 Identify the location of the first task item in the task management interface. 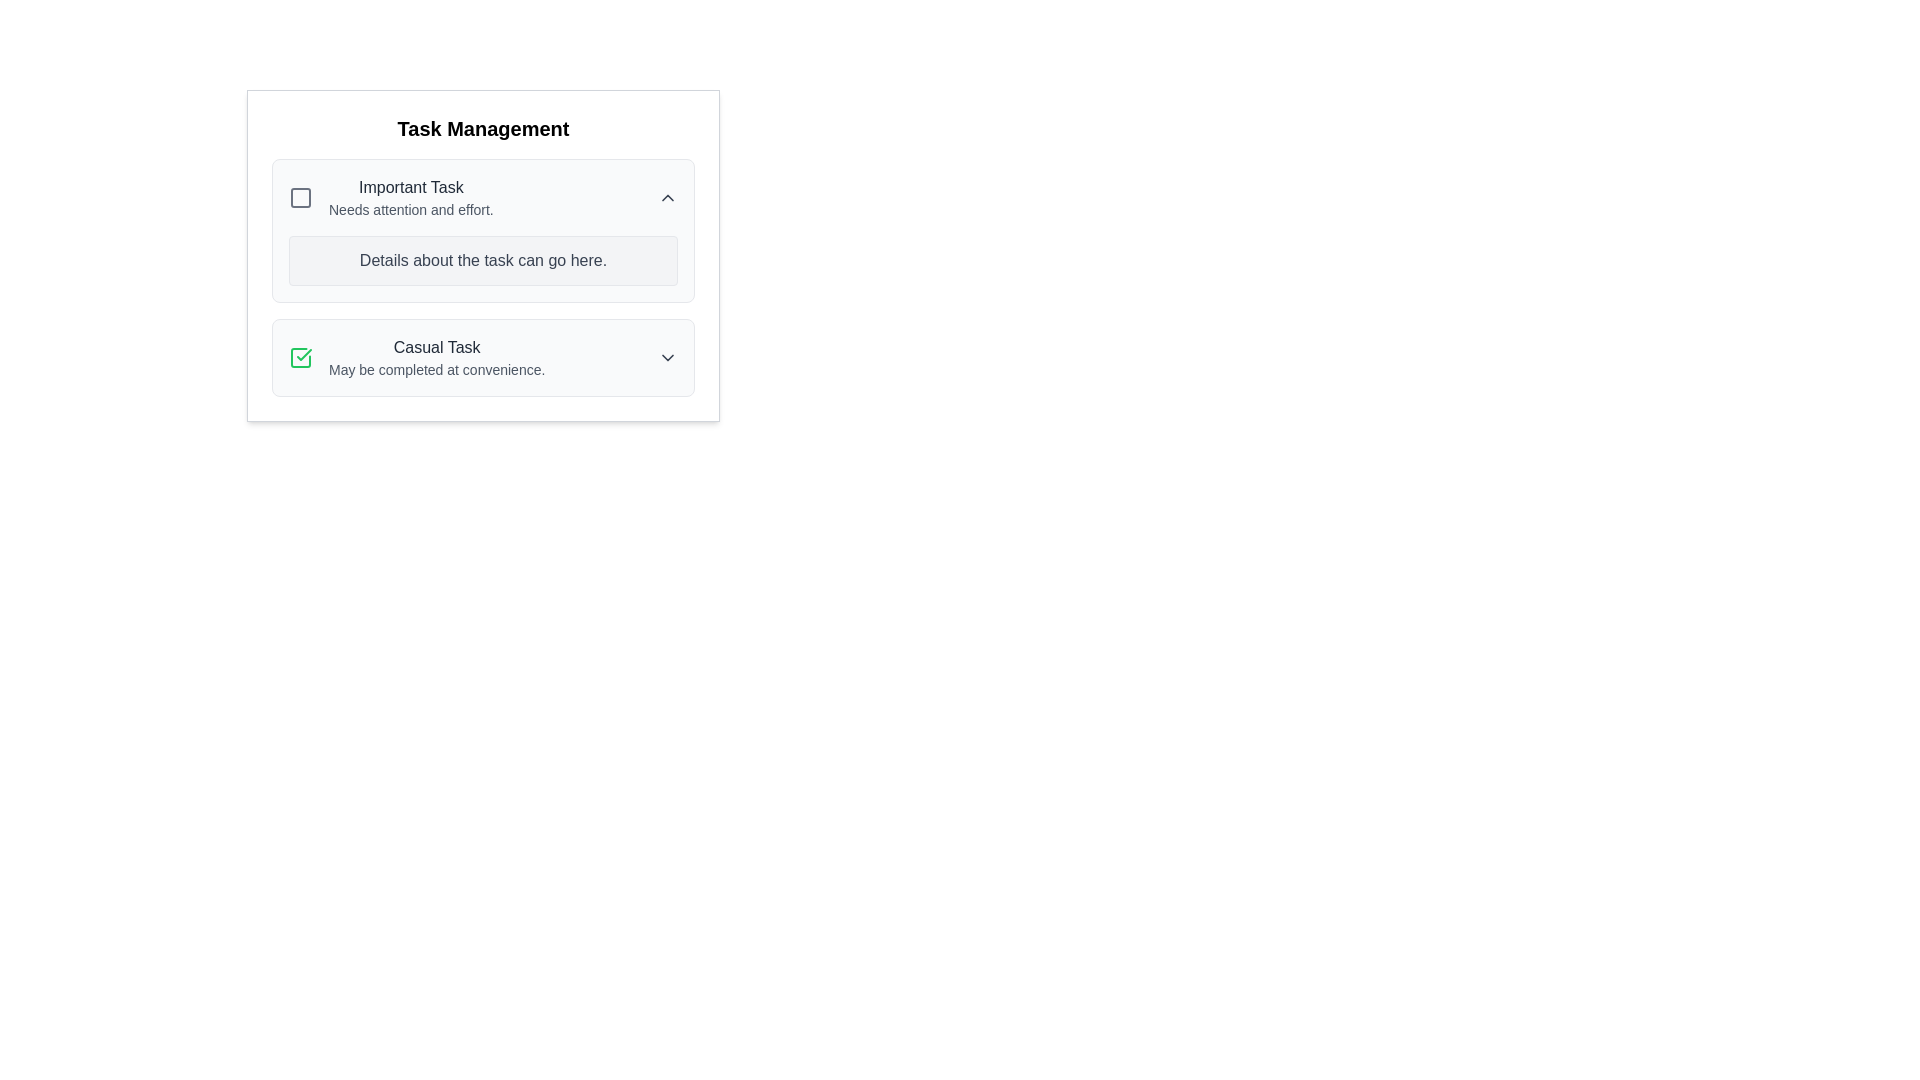
(391, 197).